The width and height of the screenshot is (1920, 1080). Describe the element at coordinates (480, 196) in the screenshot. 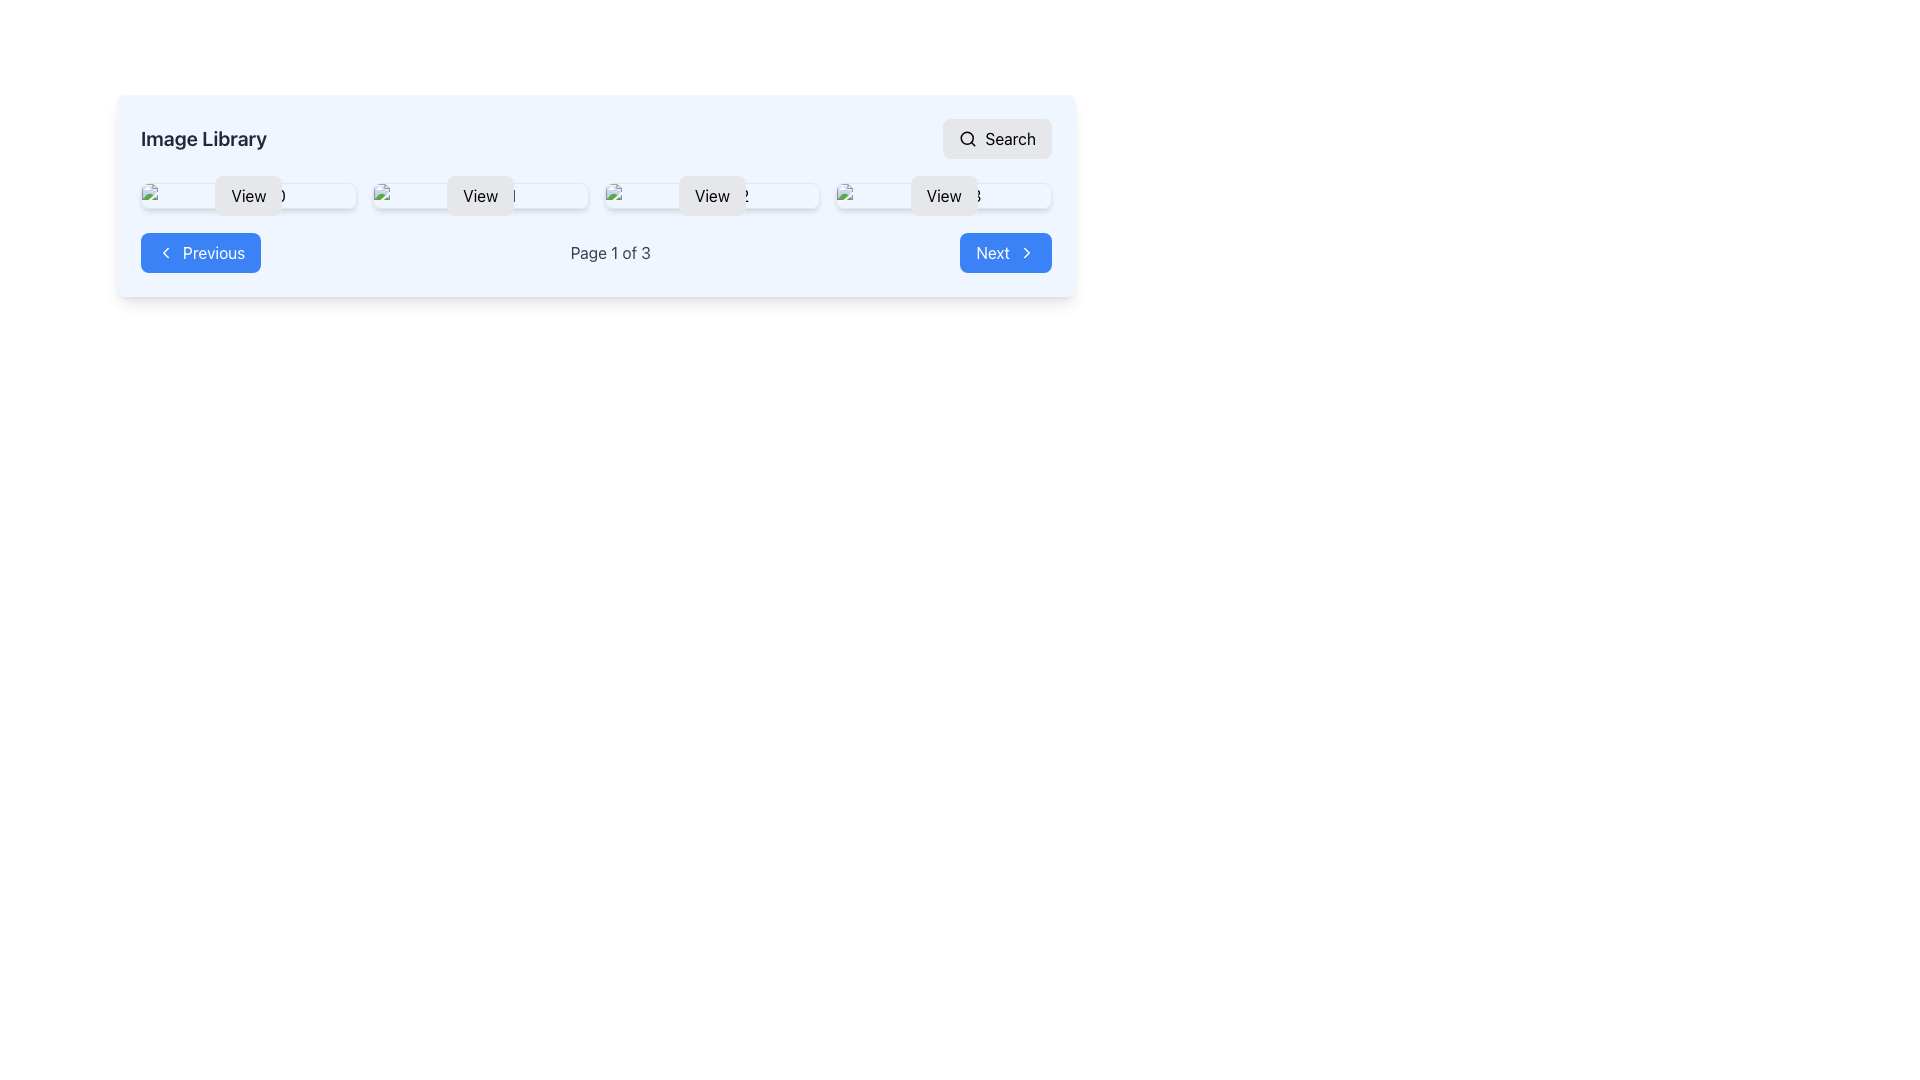

I see `the 'View' button, which is a rectangular button with a light gray background and rounded edges, to activate its hover style` at that location.